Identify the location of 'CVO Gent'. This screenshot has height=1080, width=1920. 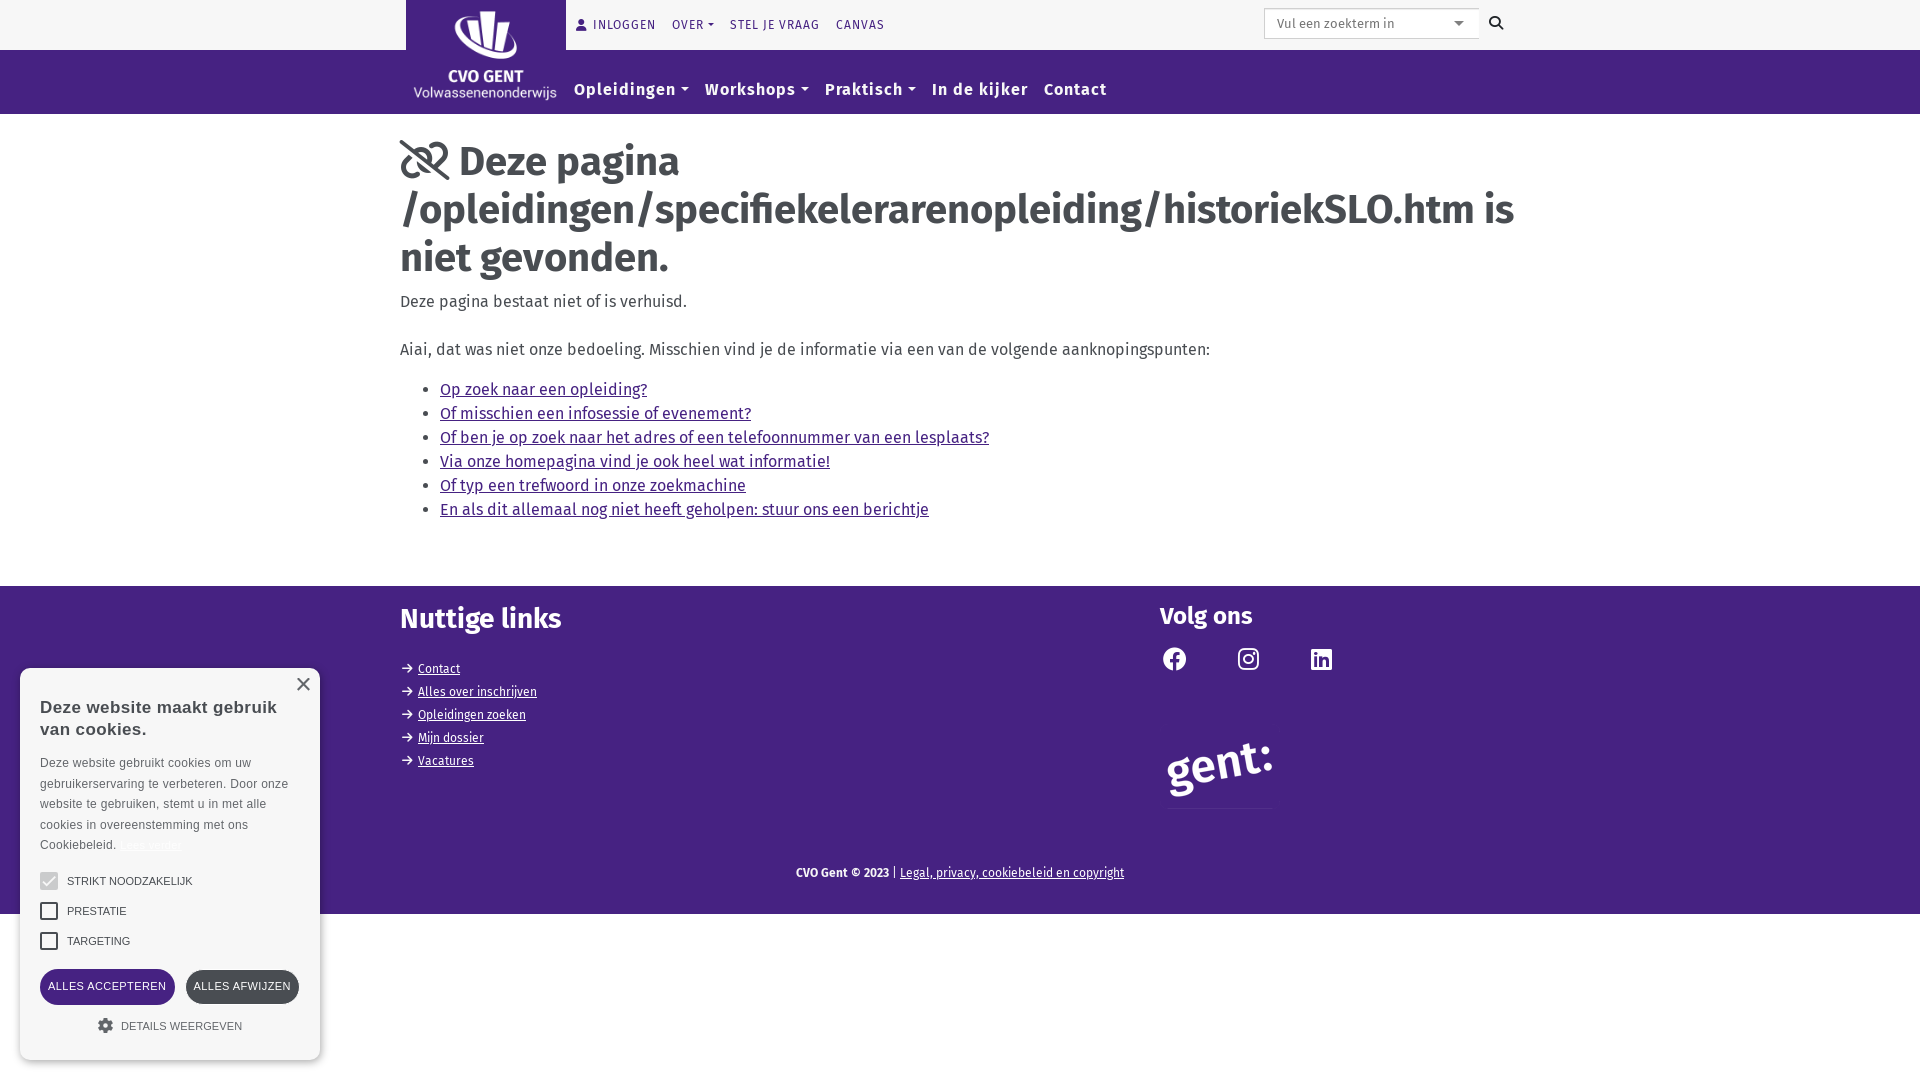
(405, 53).